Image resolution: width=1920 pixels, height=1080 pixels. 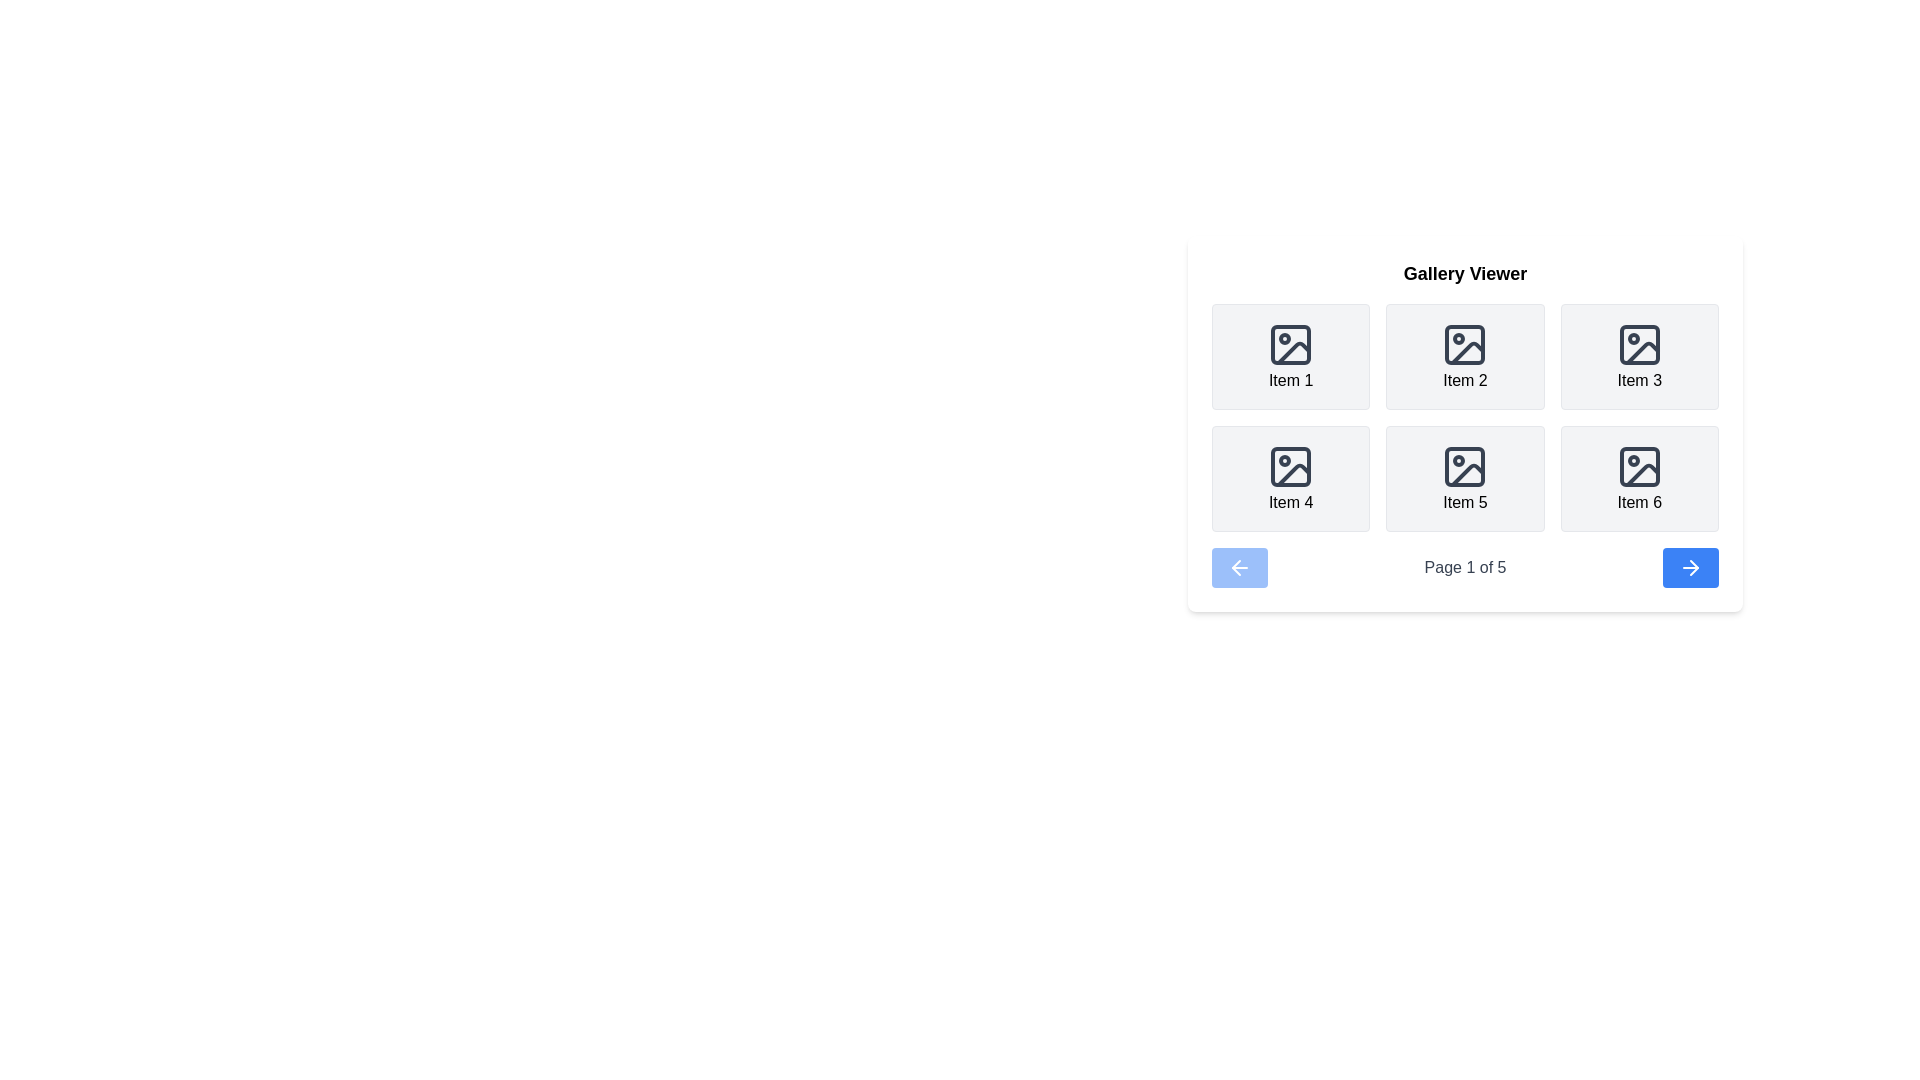 I want to click on the decorative rectangle with rounded corners located in the top-left corner of the image icon in the gallery viewer interface, so click(x=1291, y=343).